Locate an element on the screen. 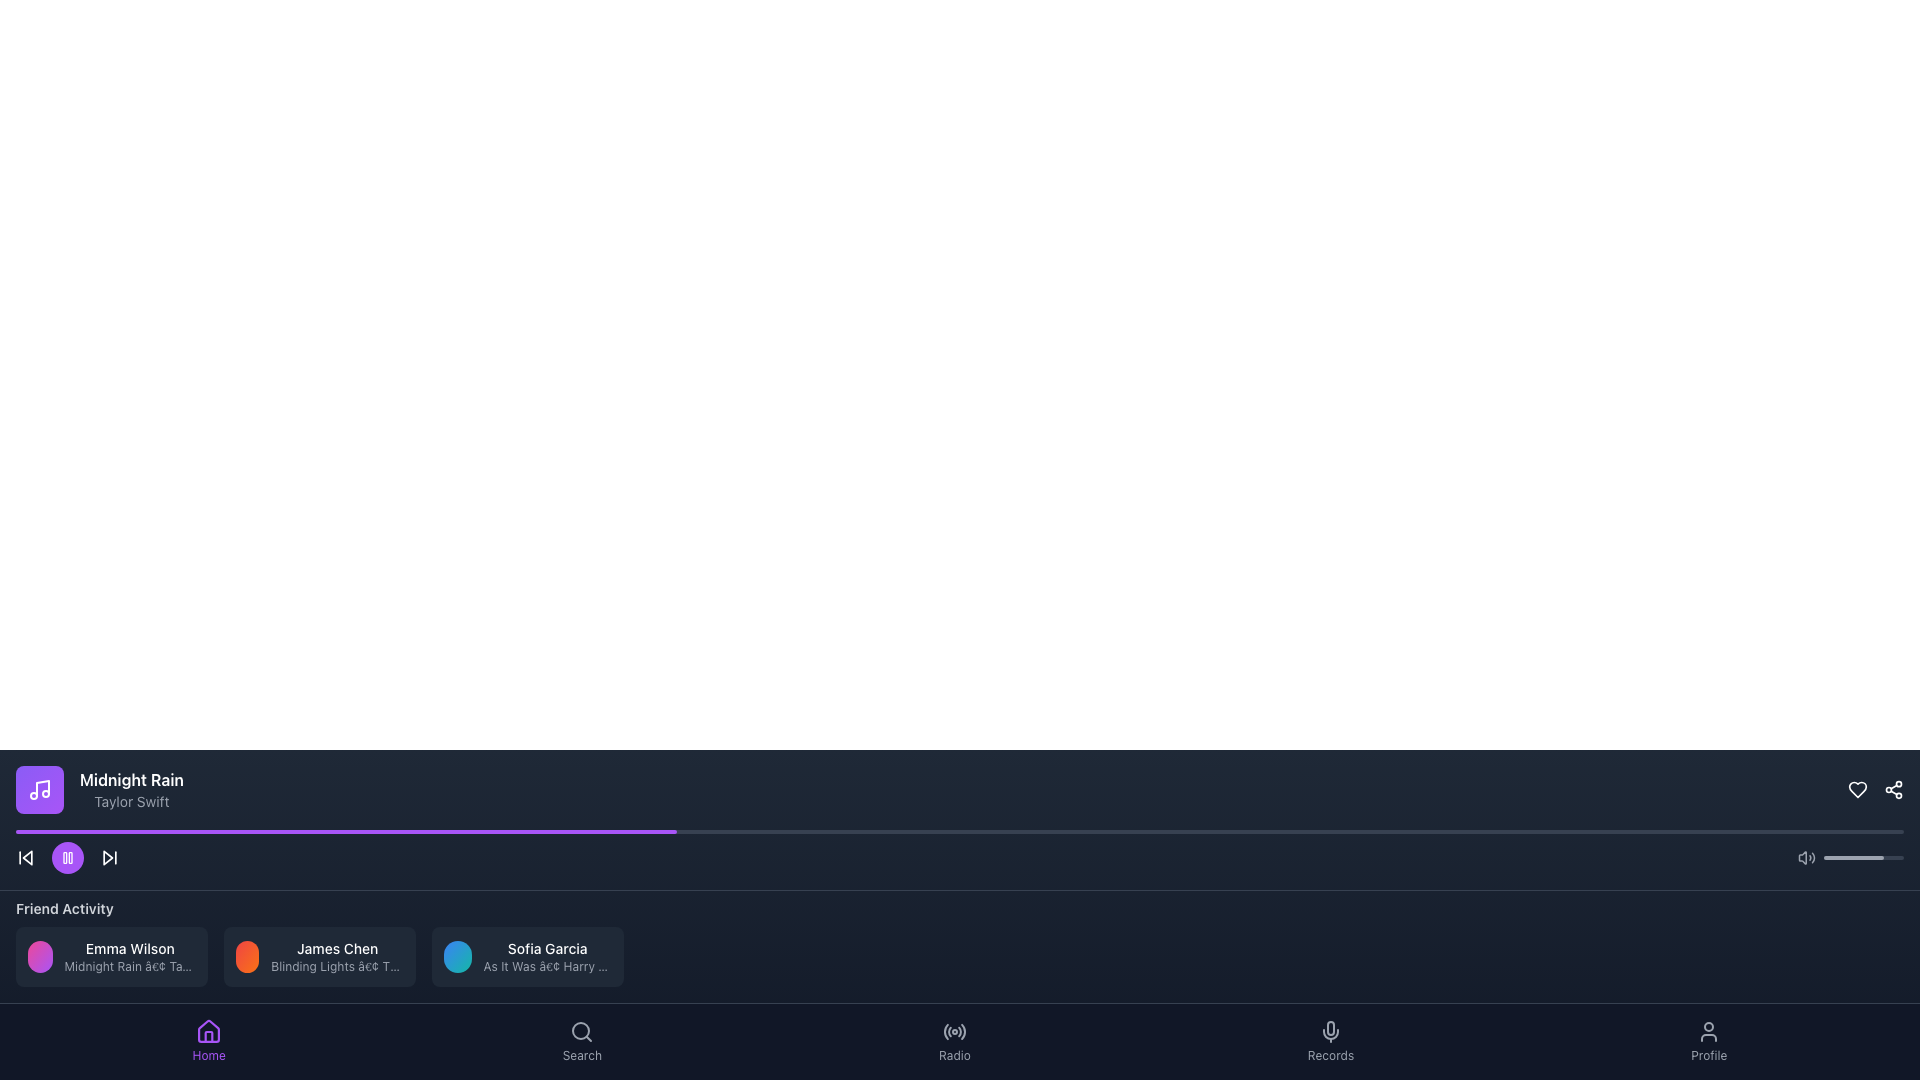  the 'share' icon button, which resembles a network of interconnected nodes, located in the bottom-right corner of the application interface is located at coordinates (1893, 789).